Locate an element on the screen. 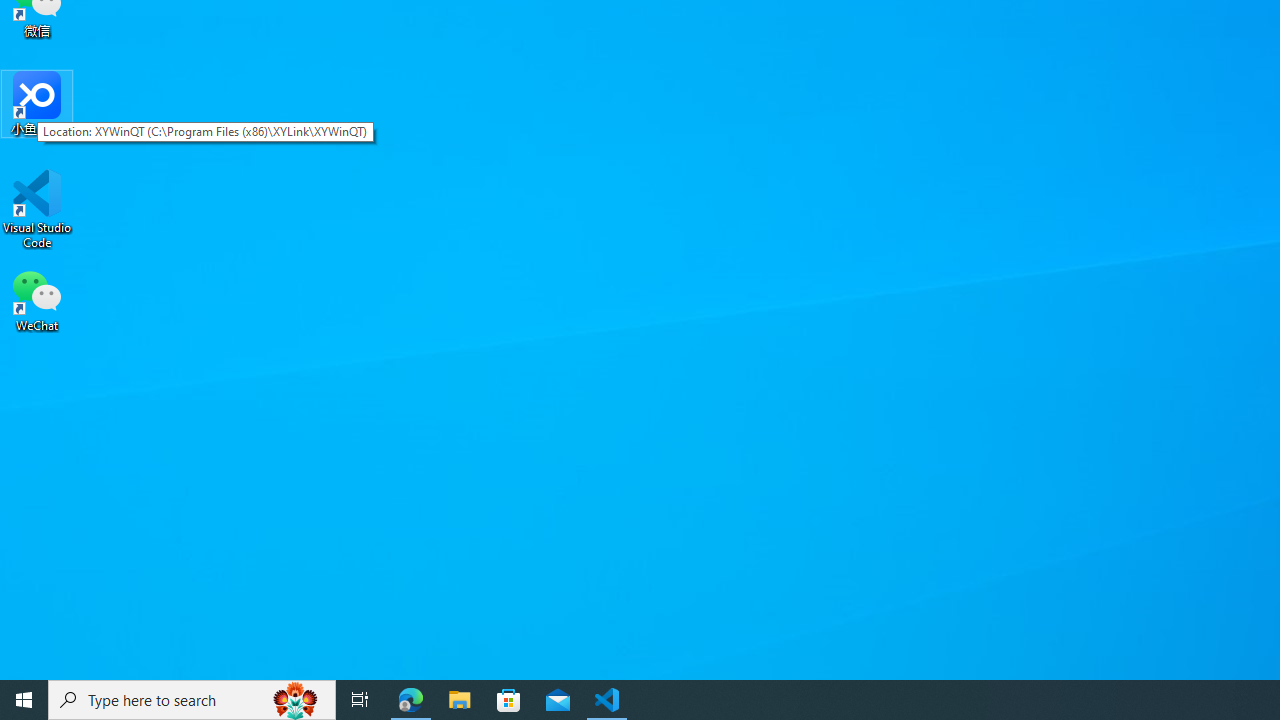 This screenshot has width=1280, height=720. 'Type here to search' is located at coordinates (192, 698).